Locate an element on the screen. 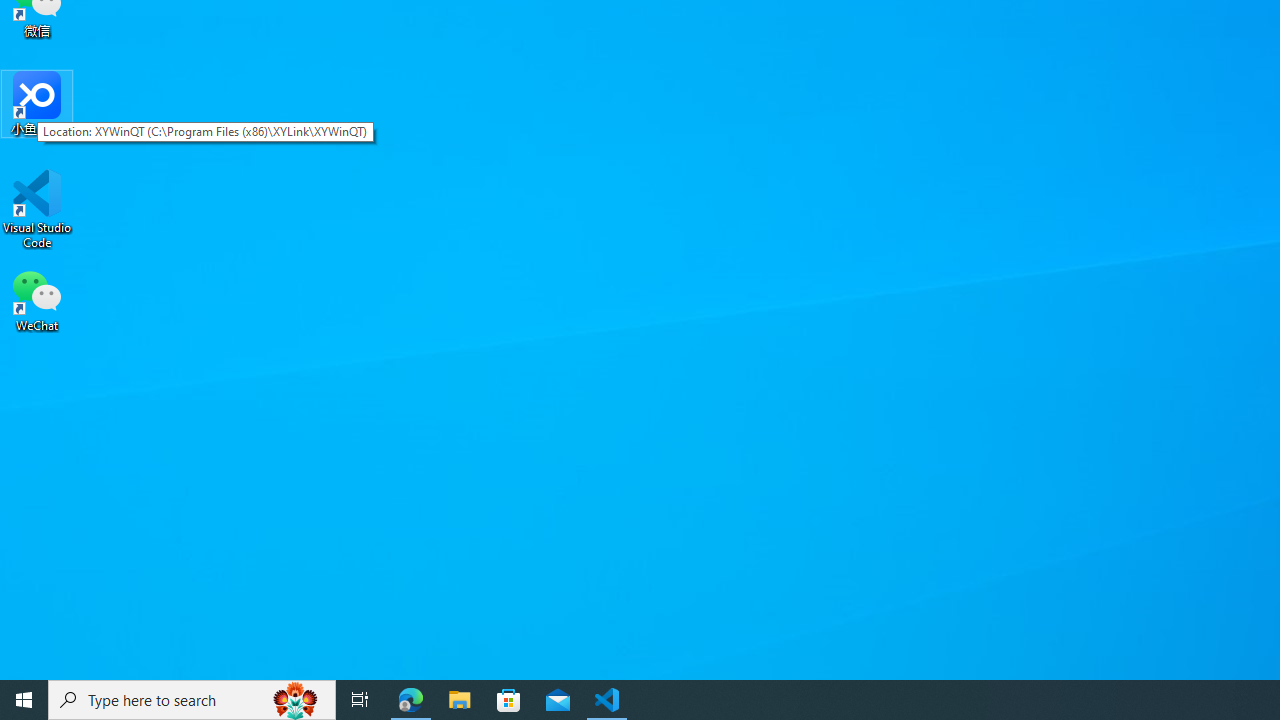 This screenshot has width=1280, height=720. 'Type here to search' is located at coordinates (192, 698).